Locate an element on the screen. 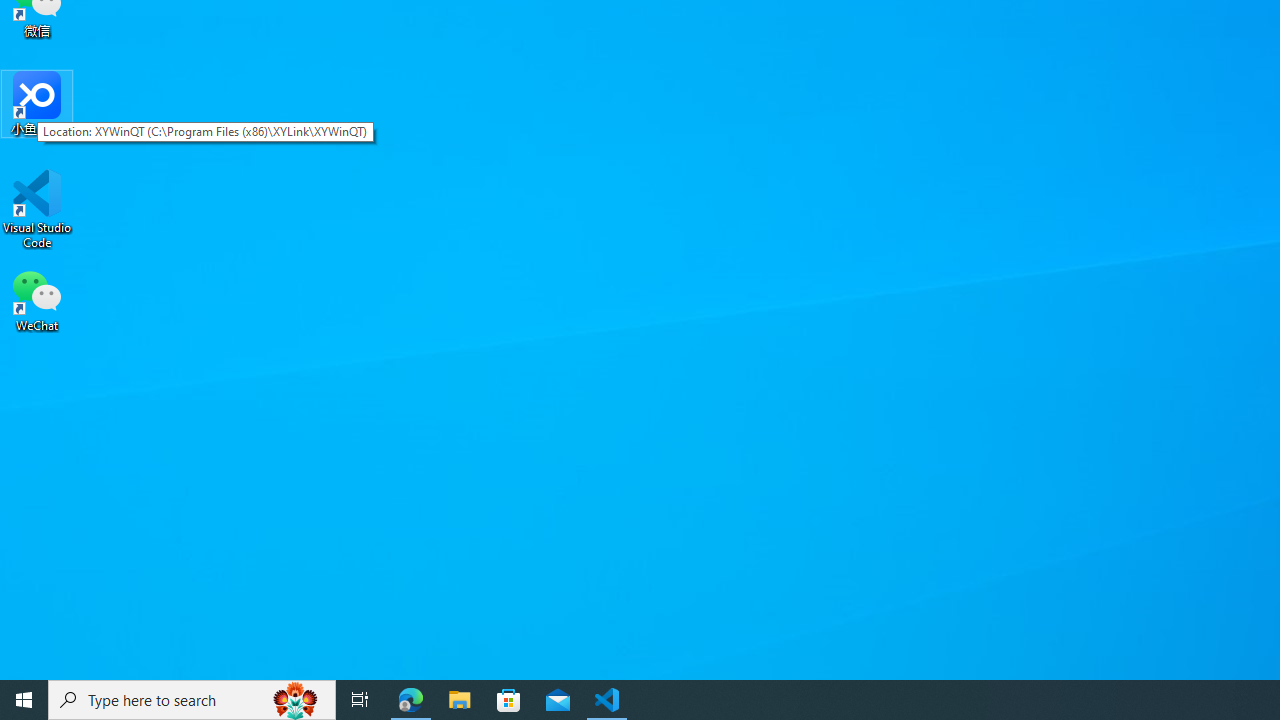 This screenshot has width=1280, height=720. 'Type here to search' is located at coordinates (192, 698).